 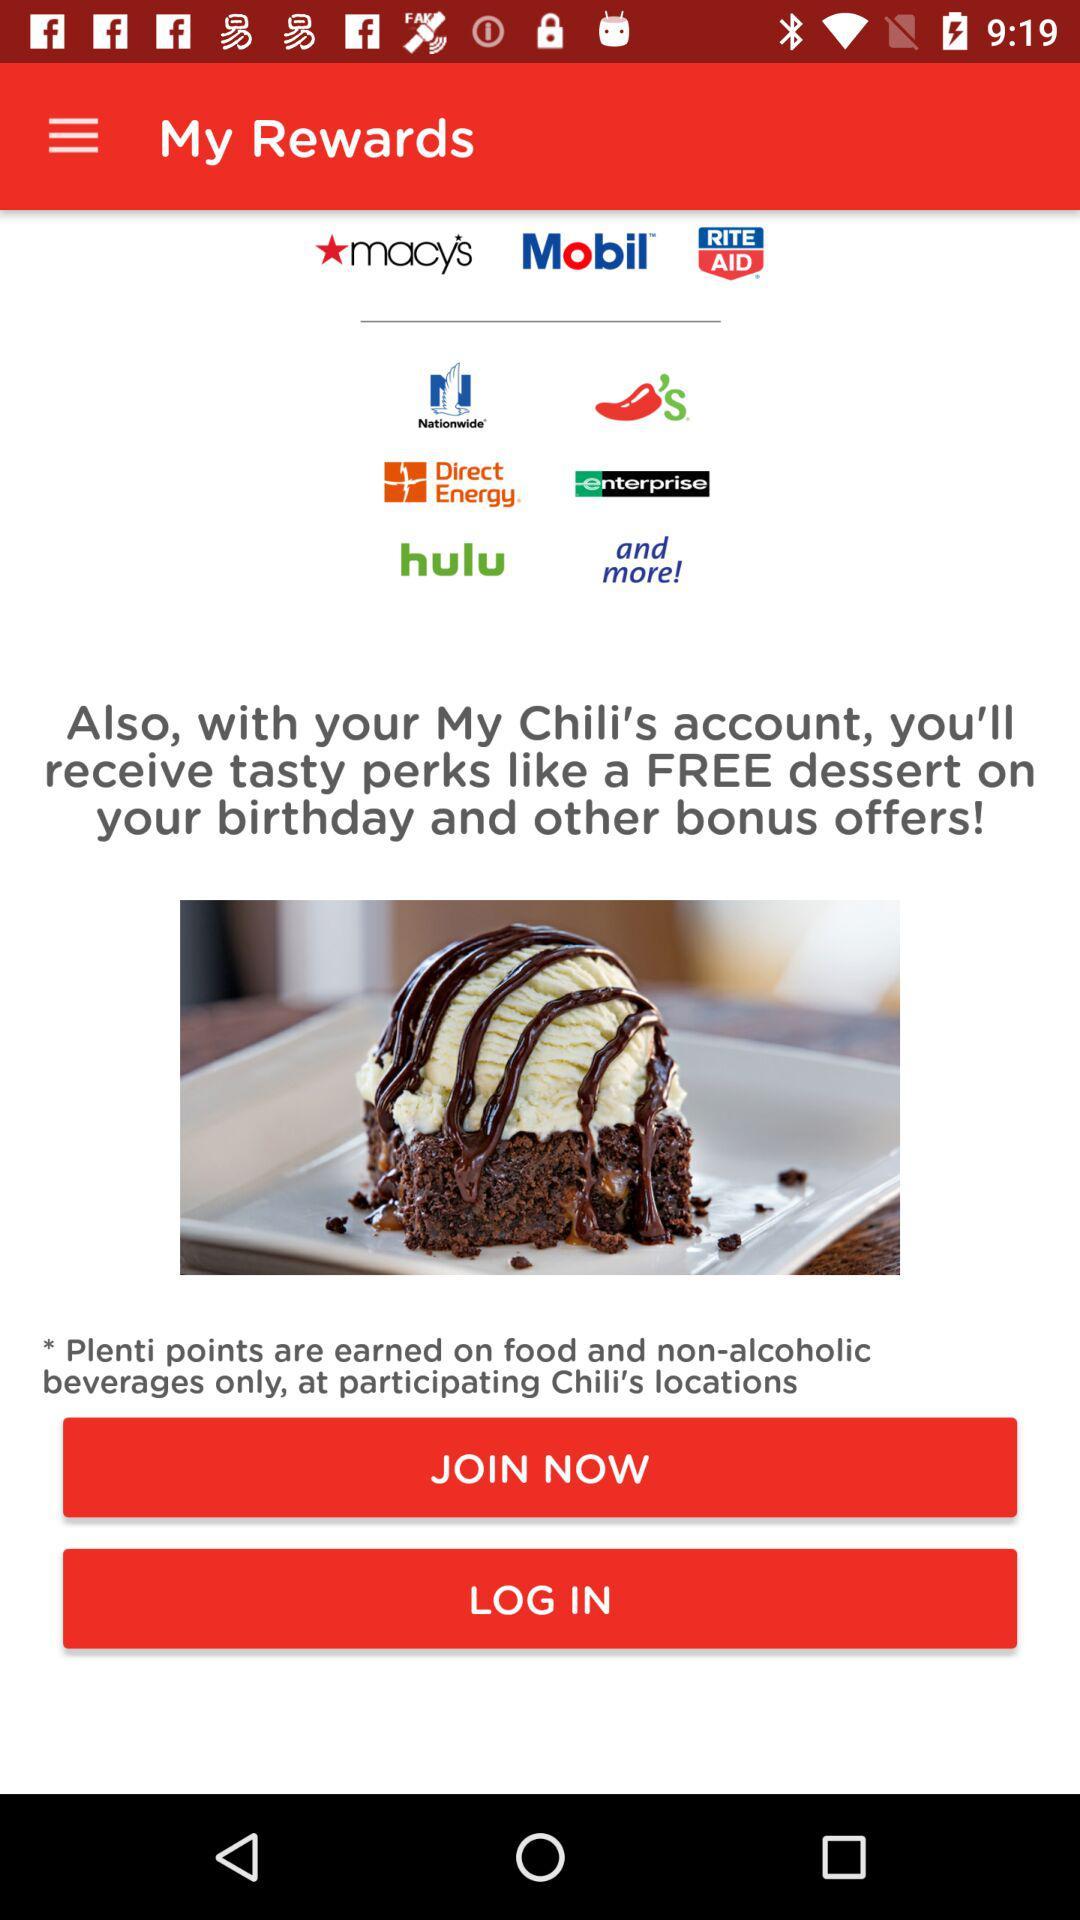 I want to click on item below plenti points are, so click(x=540, y=1467).